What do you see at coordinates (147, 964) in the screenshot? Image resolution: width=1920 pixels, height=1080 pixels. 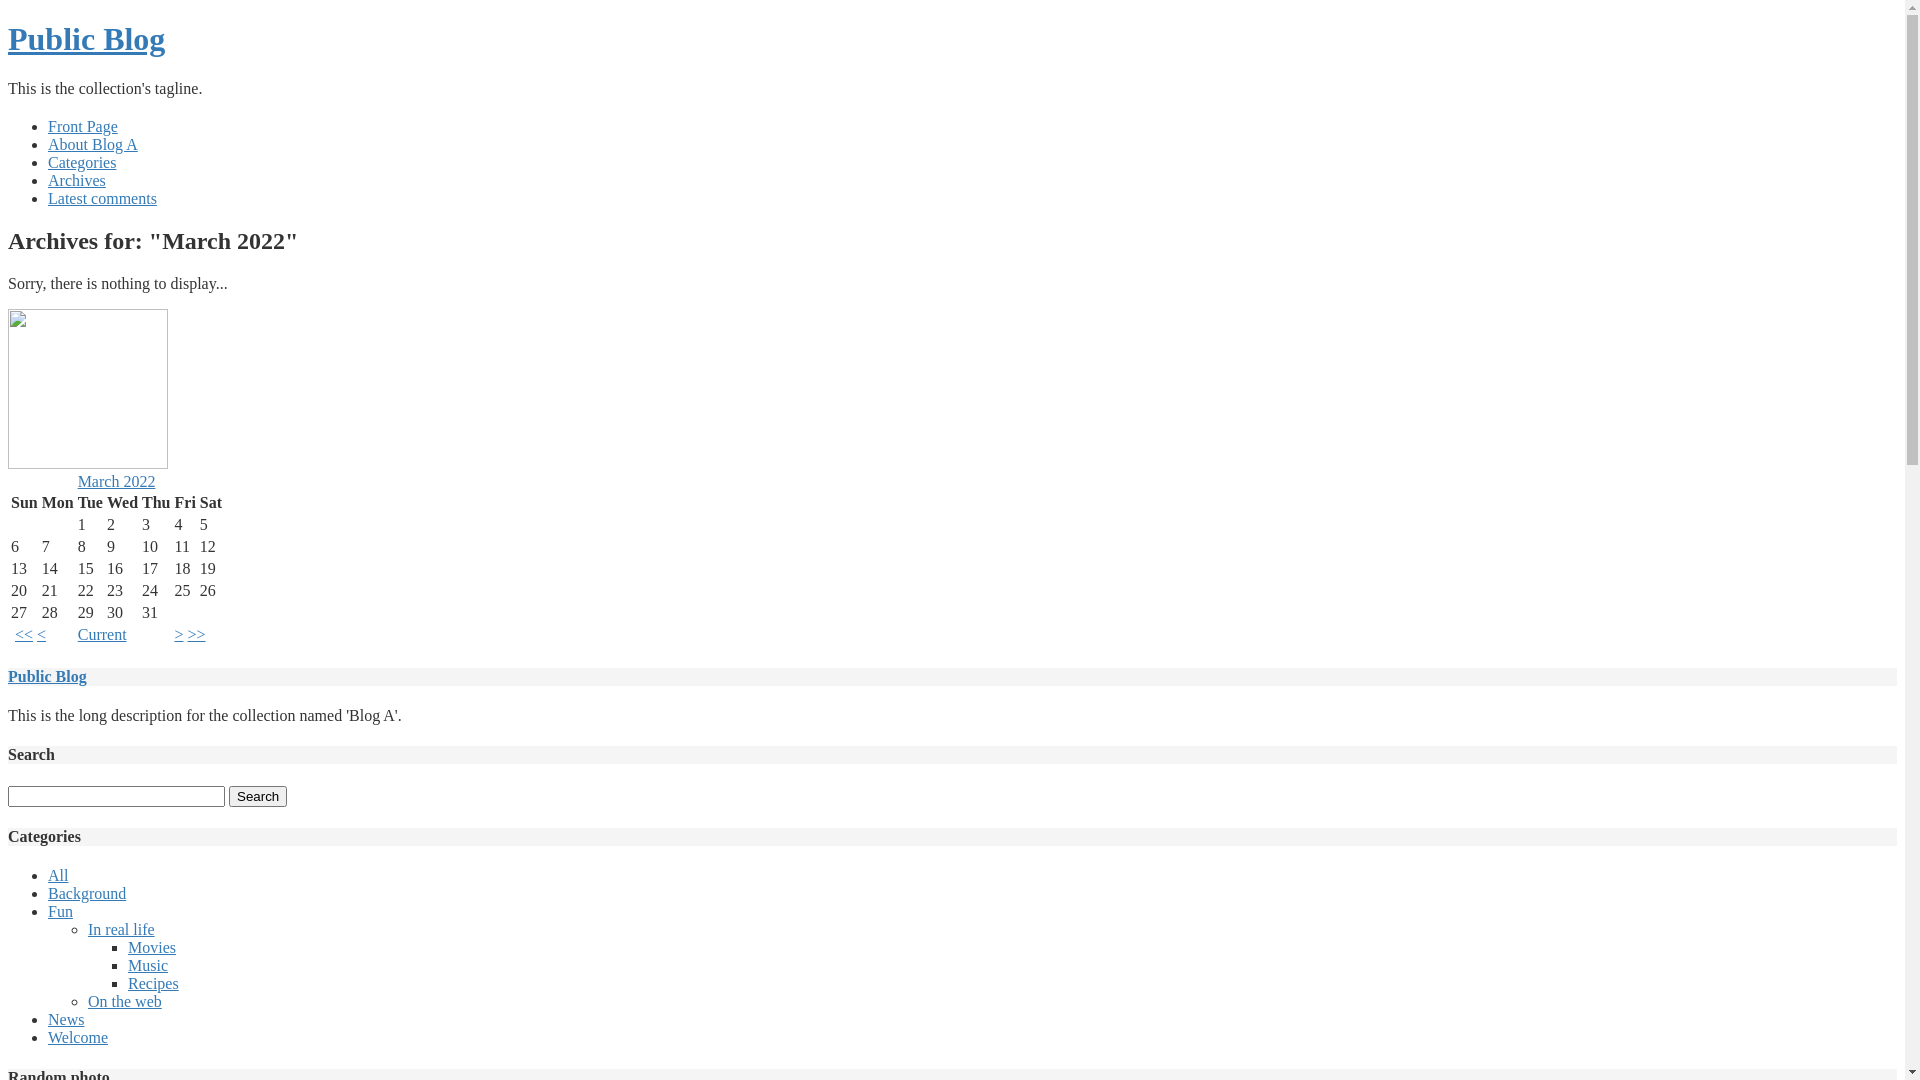 I see `'Music'` at bounding box center [147, 964].